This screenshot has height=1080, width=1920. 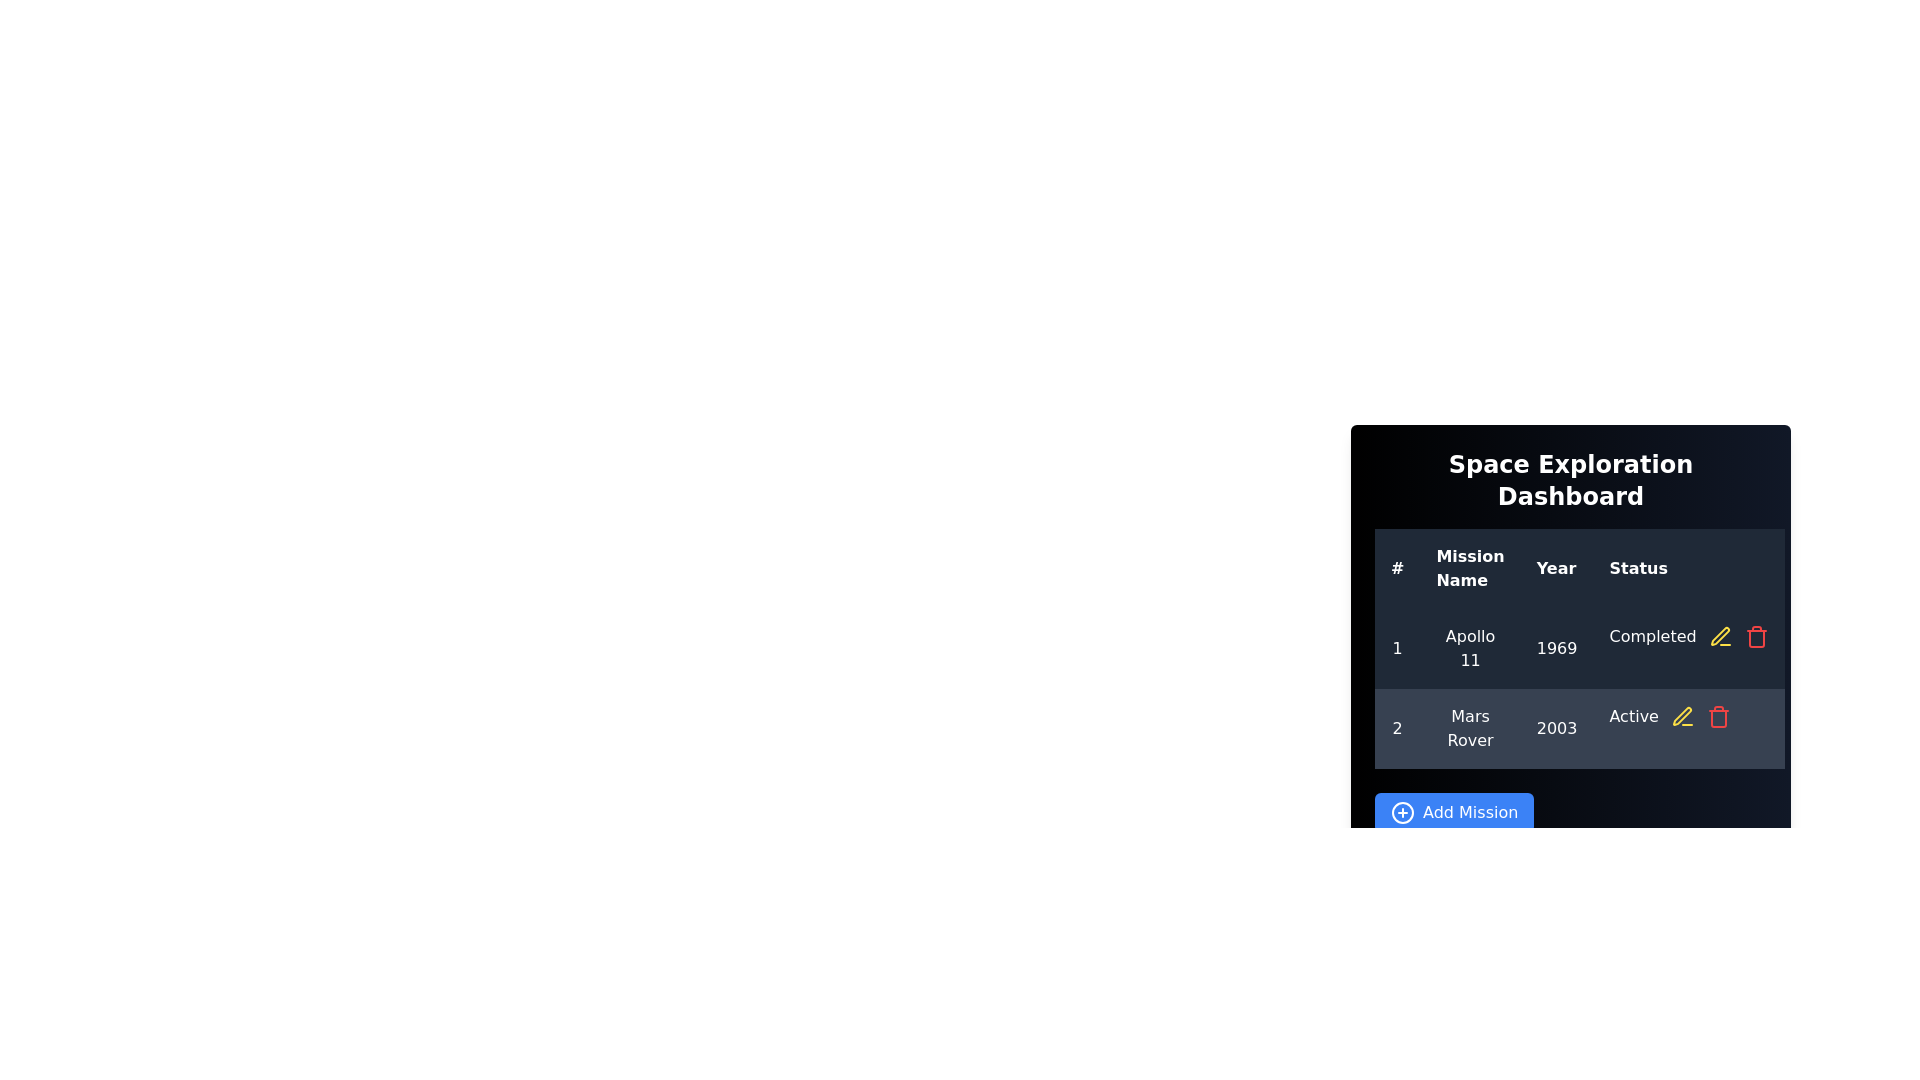 I want to click on the delete button located in the 'Status' column of the first row of the 'Space Exploration Dashboard', so click(x=1755, y=636).